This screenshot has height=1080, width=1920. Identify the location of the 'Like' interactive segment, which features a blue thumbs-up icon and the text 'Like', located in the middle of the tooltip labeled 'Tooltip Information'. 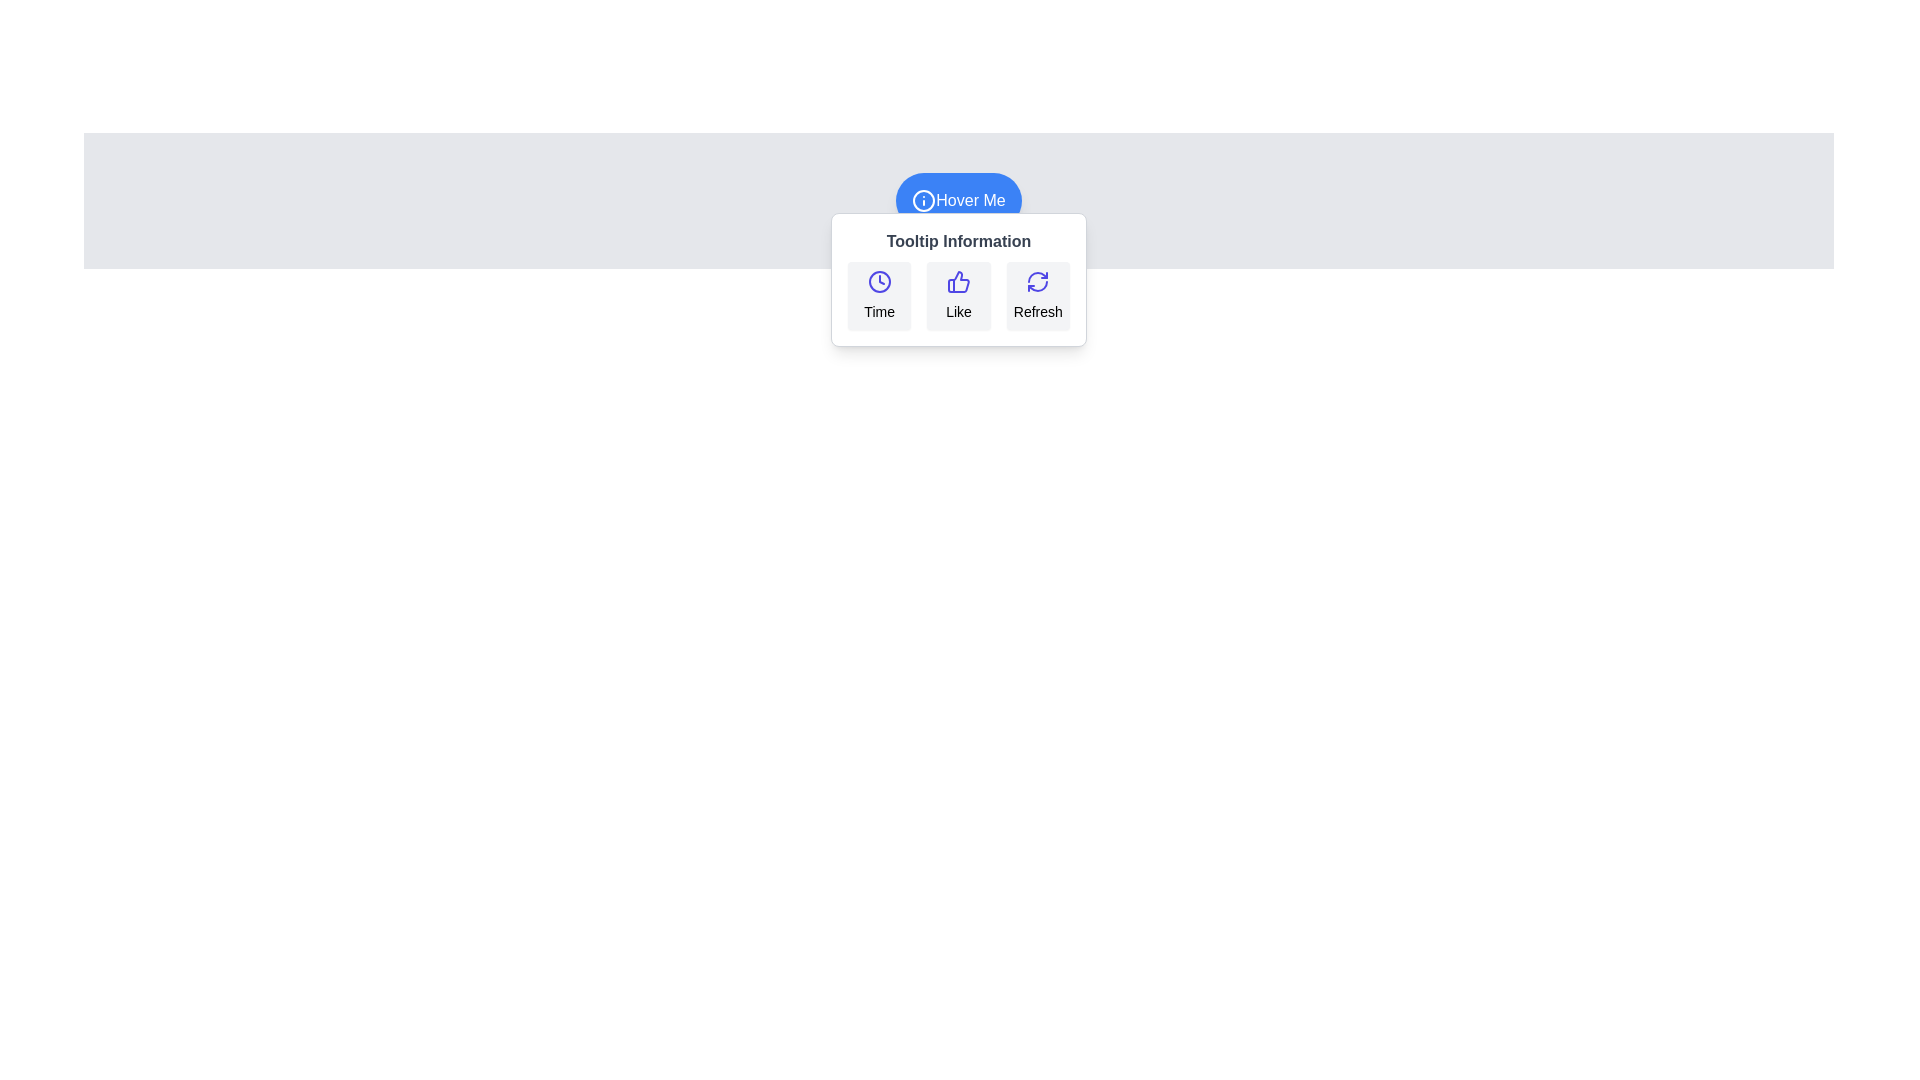
(958, 296).